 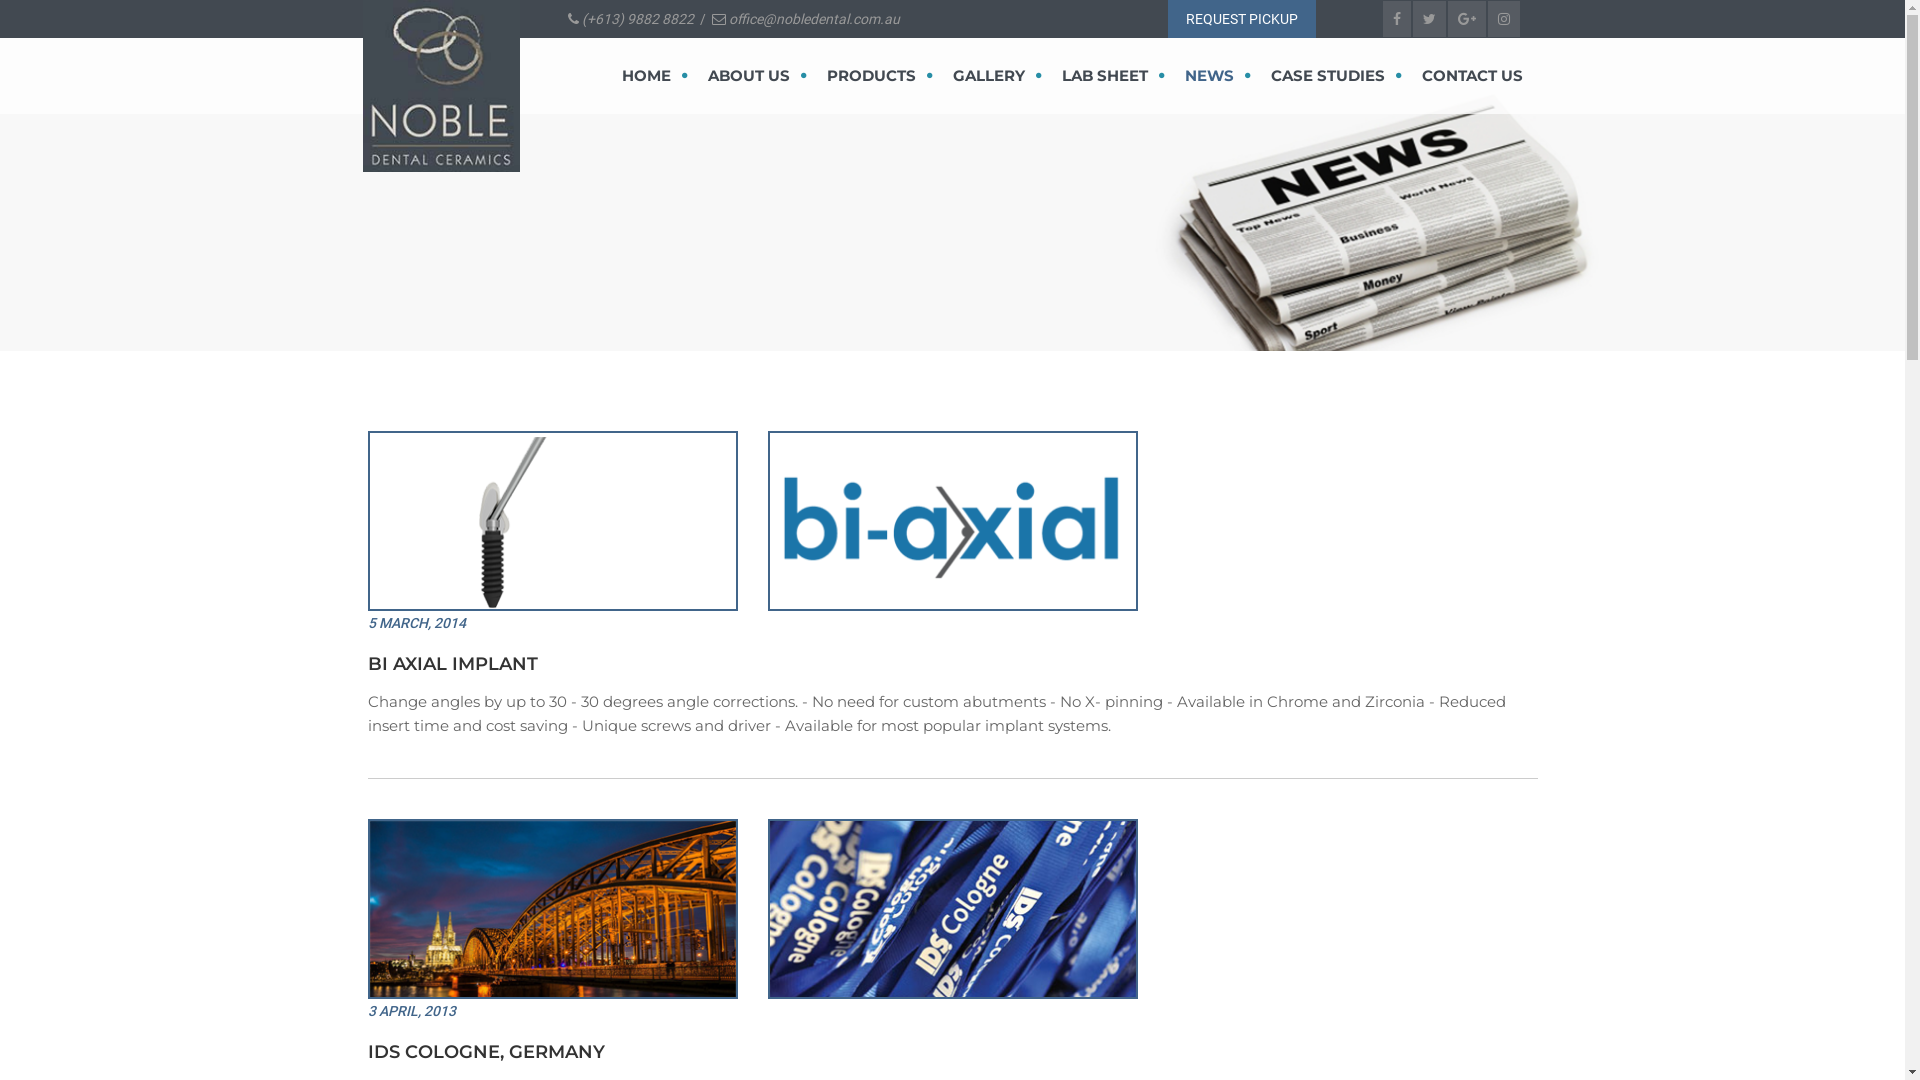 I want to click on 'PRODUCTS', so click(x=816, y=75).